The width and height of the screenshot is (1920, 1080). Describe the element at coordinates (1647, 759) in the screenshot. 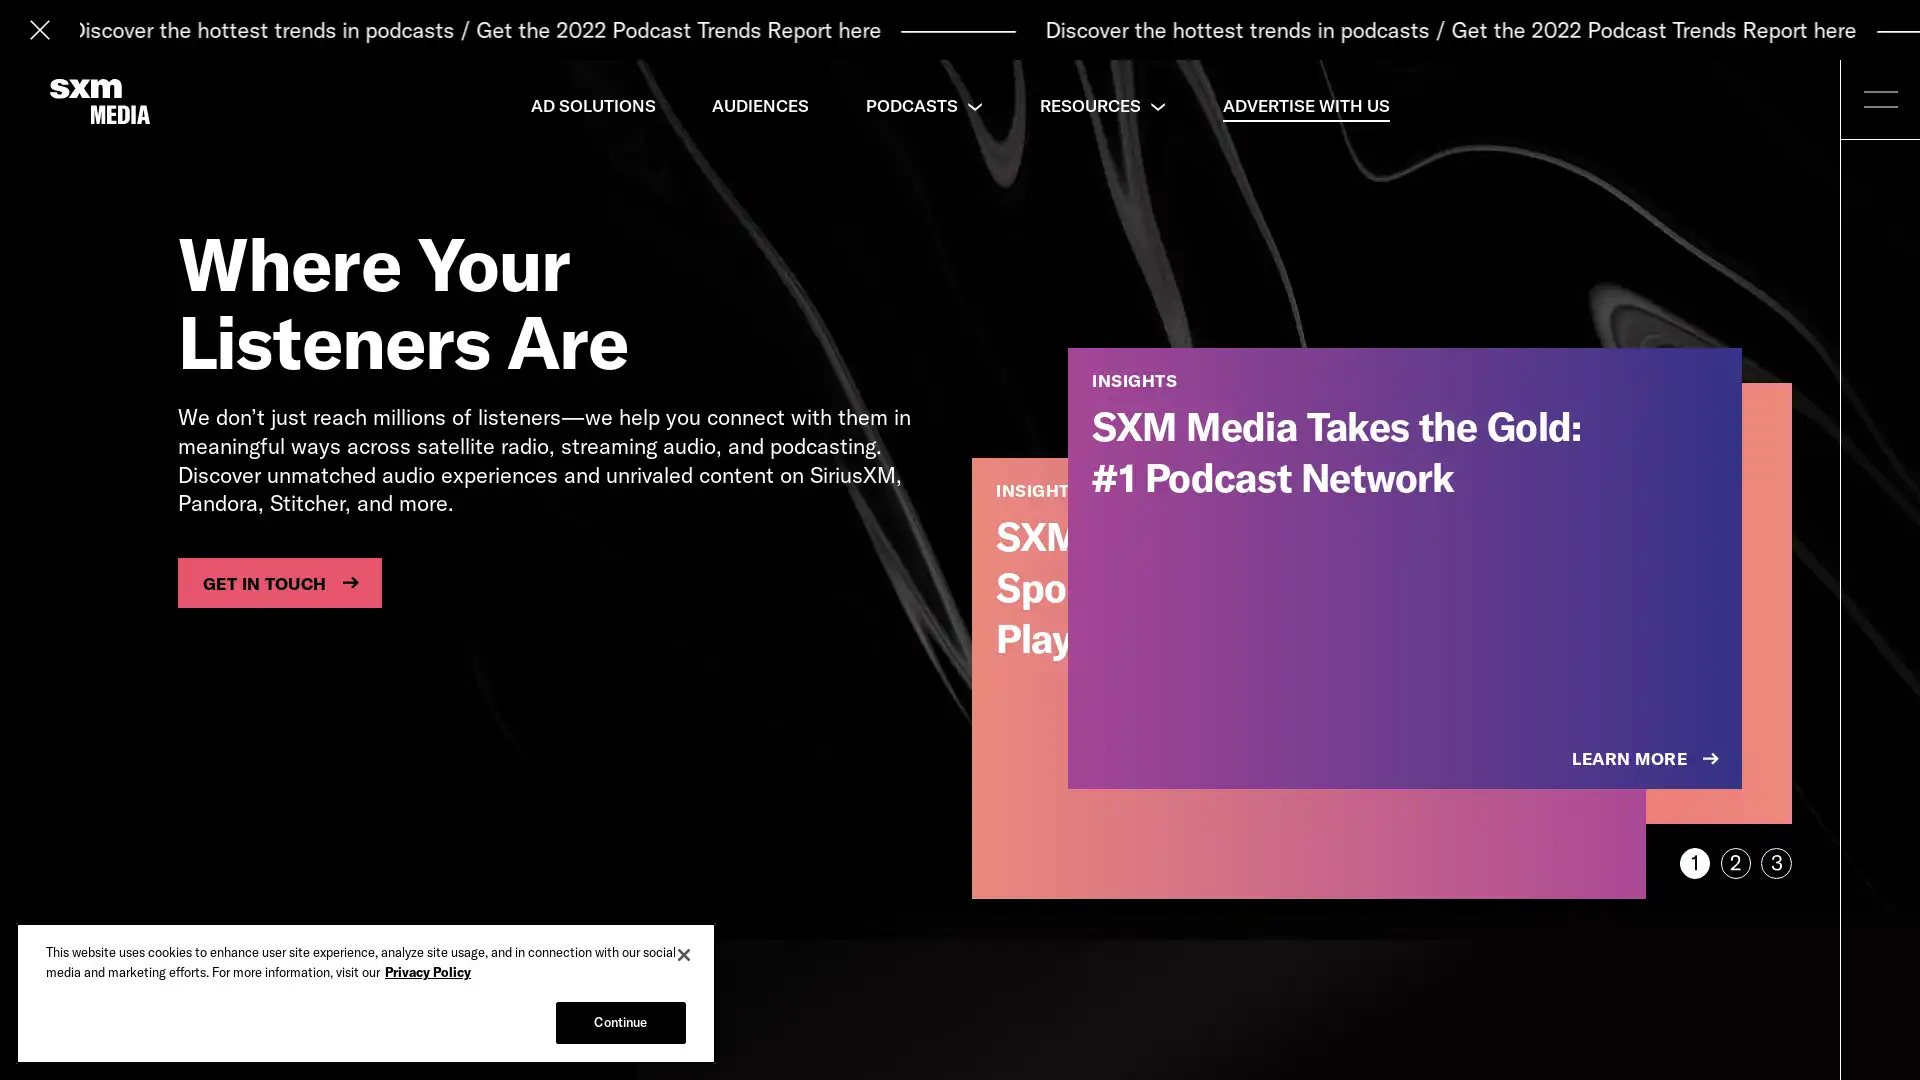

I see `LEARN MORE` at that location.